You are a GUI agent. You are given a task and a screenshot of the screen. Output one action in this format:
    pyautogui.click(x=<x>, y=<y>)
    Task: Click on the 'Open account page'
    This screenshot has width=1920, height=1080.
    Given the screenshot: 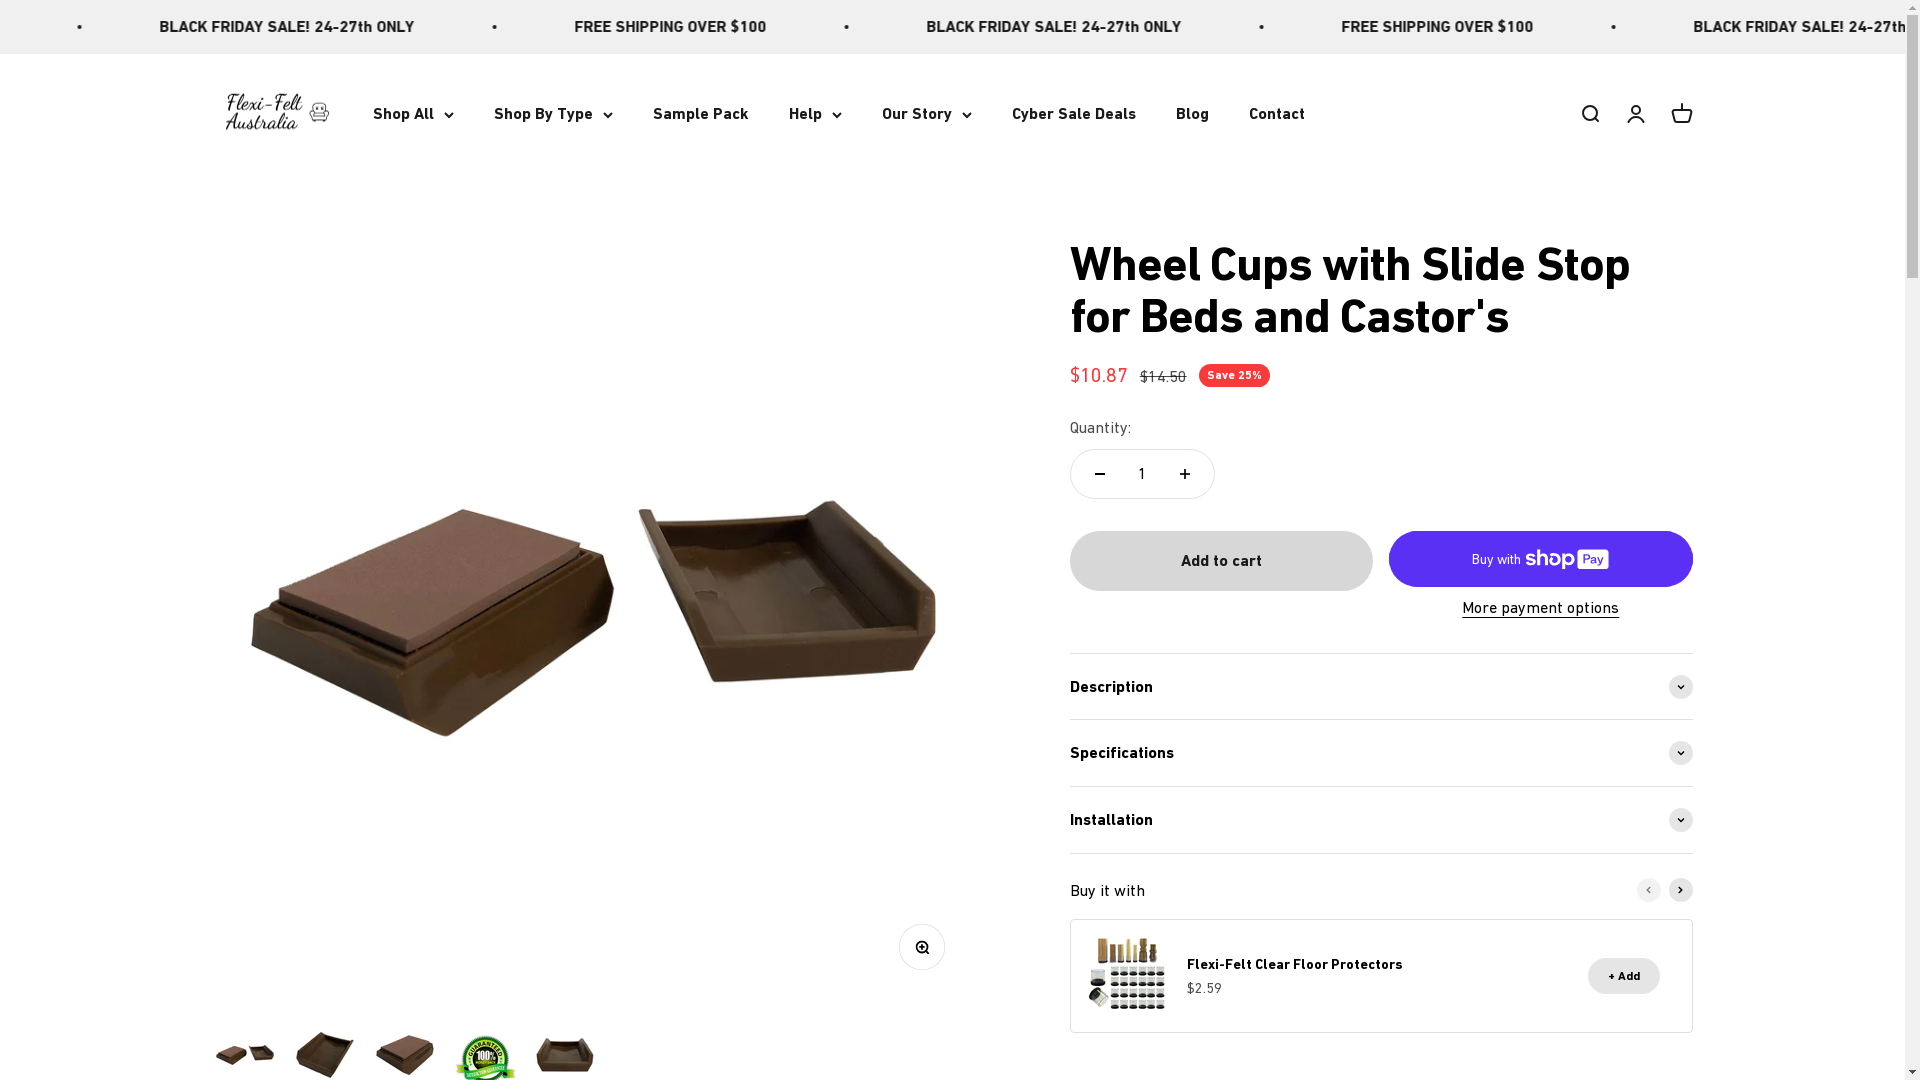 What is the action you would take?
    pyautogui.click(x=1635, y=114)
    